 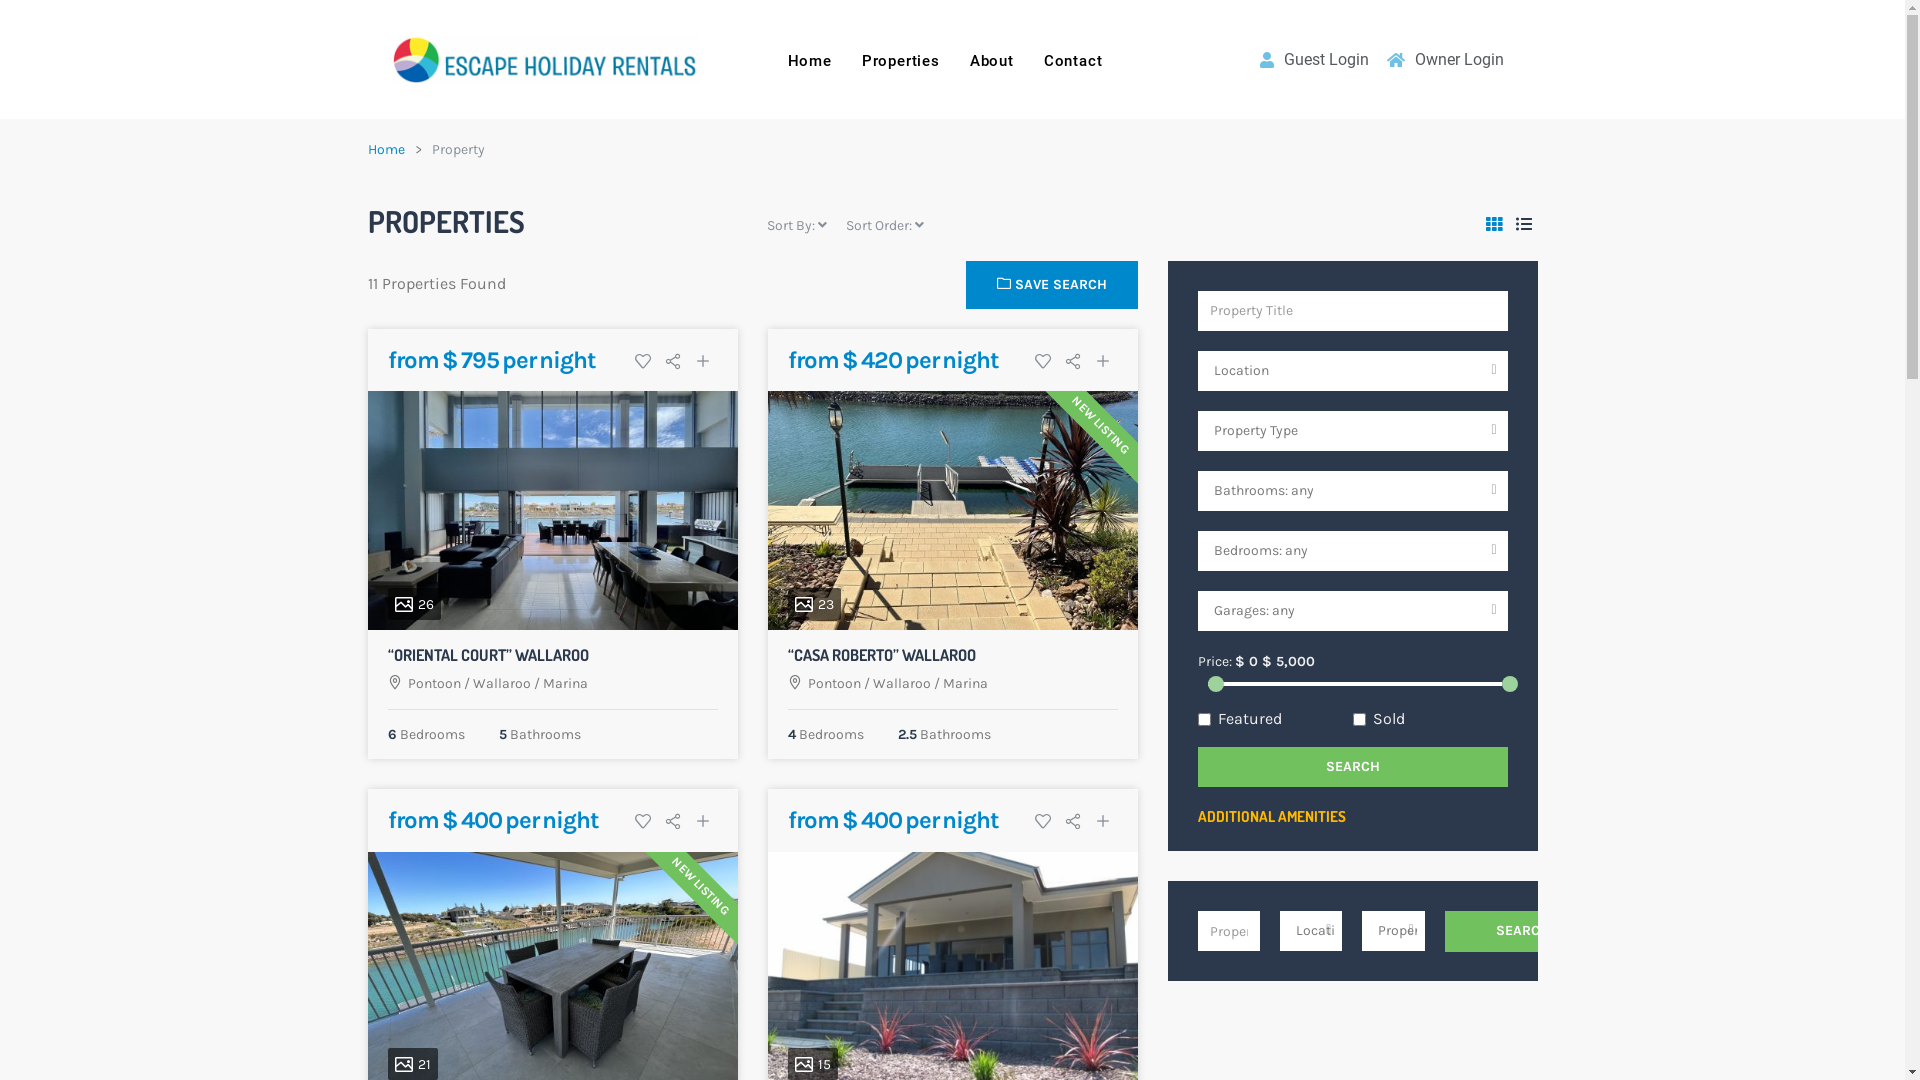 I want to click on 'Properties', so click(x=900, y=60).